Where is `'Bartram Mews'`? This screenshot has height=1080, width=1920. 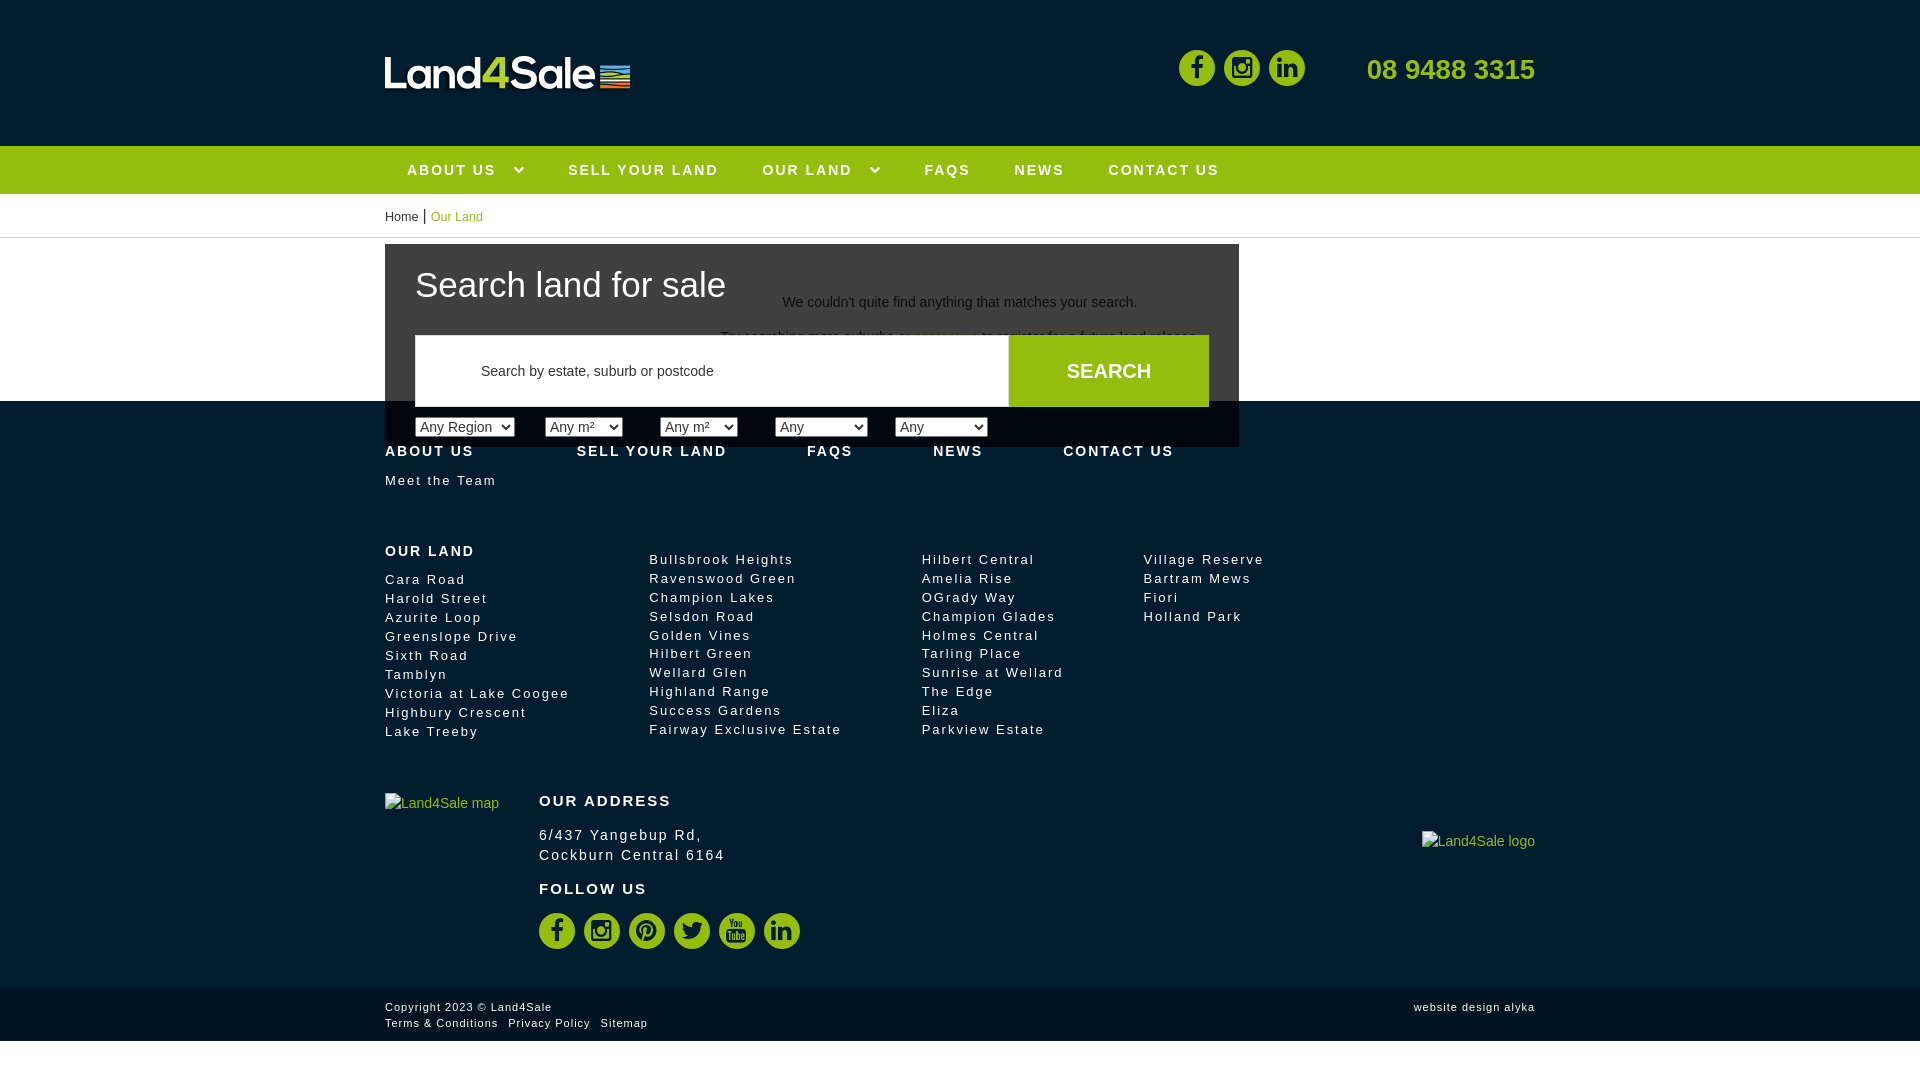
'Bartram Mews' is located at coordinates (1198, 578).